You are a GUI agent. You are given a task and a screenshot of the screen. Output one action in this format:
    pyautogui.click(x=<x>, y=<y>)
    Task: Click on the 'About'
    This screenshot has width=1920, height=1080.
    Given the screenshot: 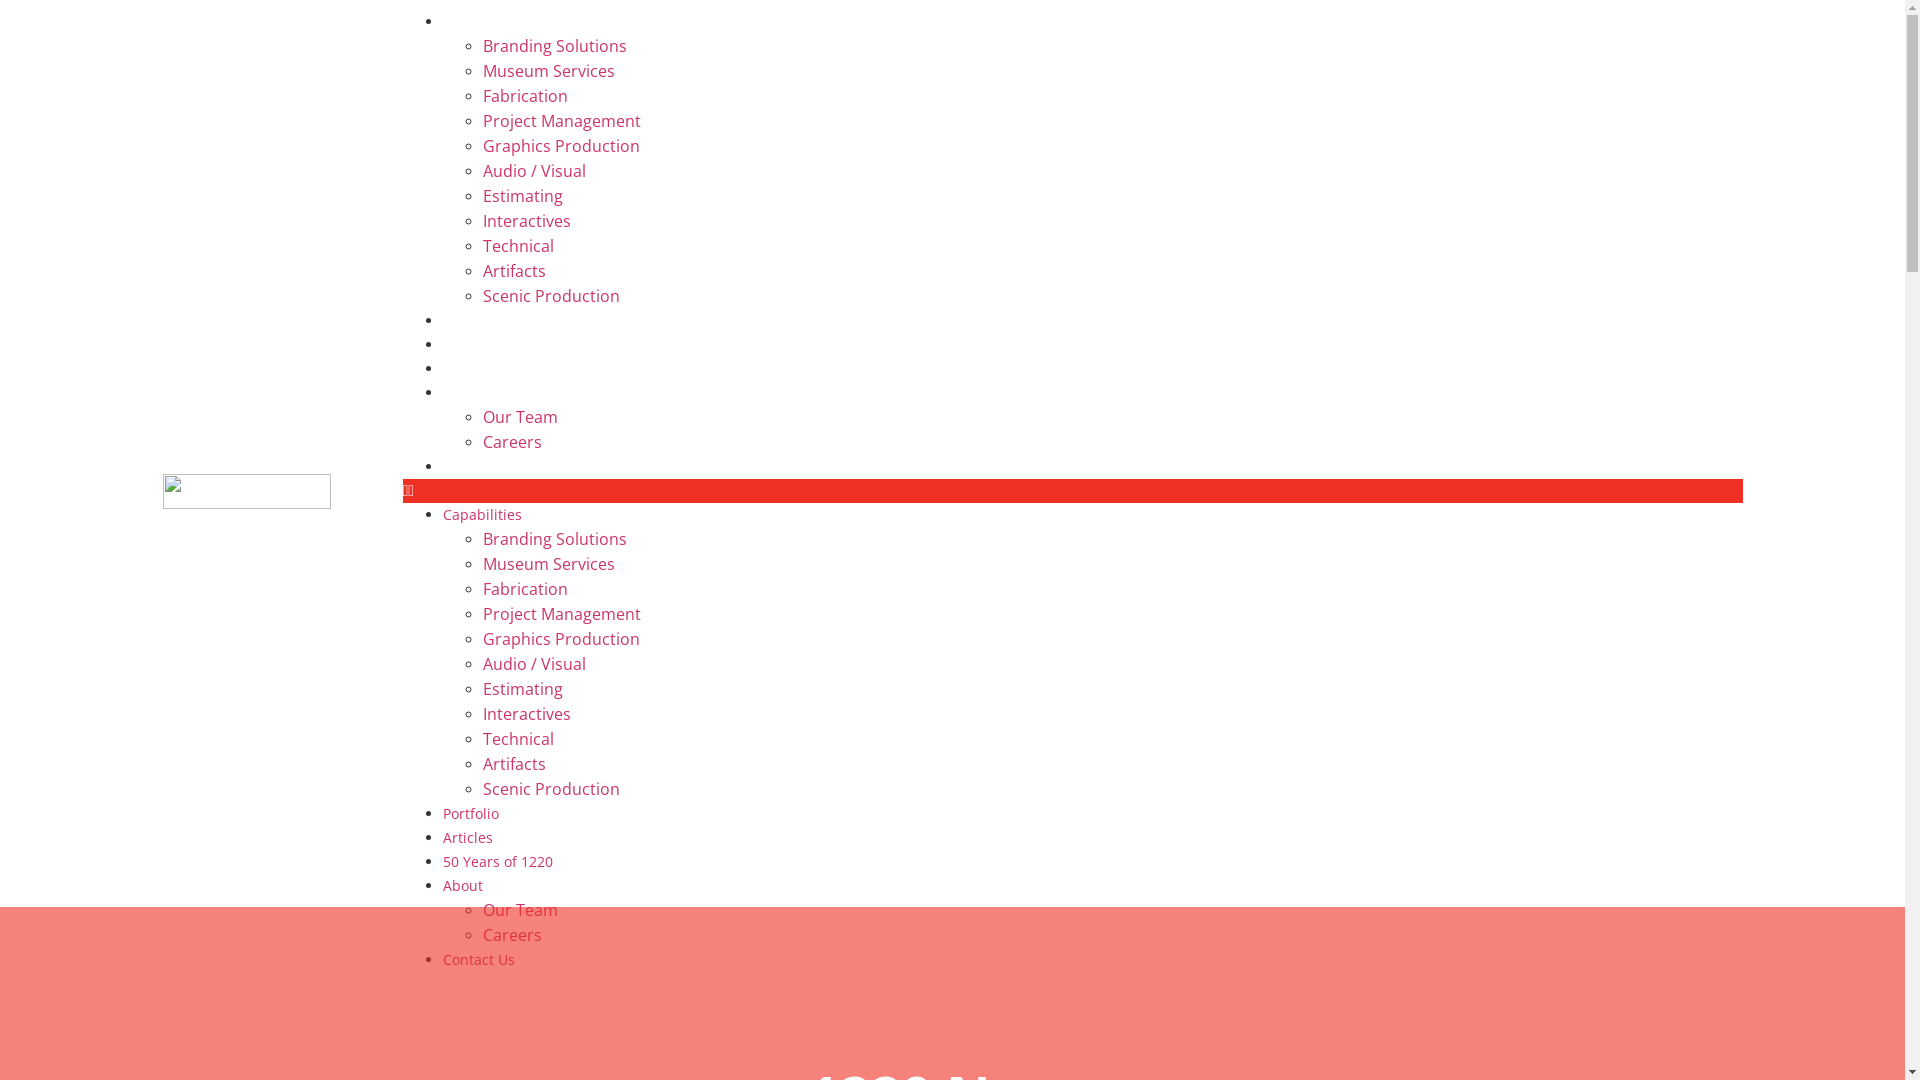 What is the action you would take?
    pyautogui.click(x=460, y=884)
    